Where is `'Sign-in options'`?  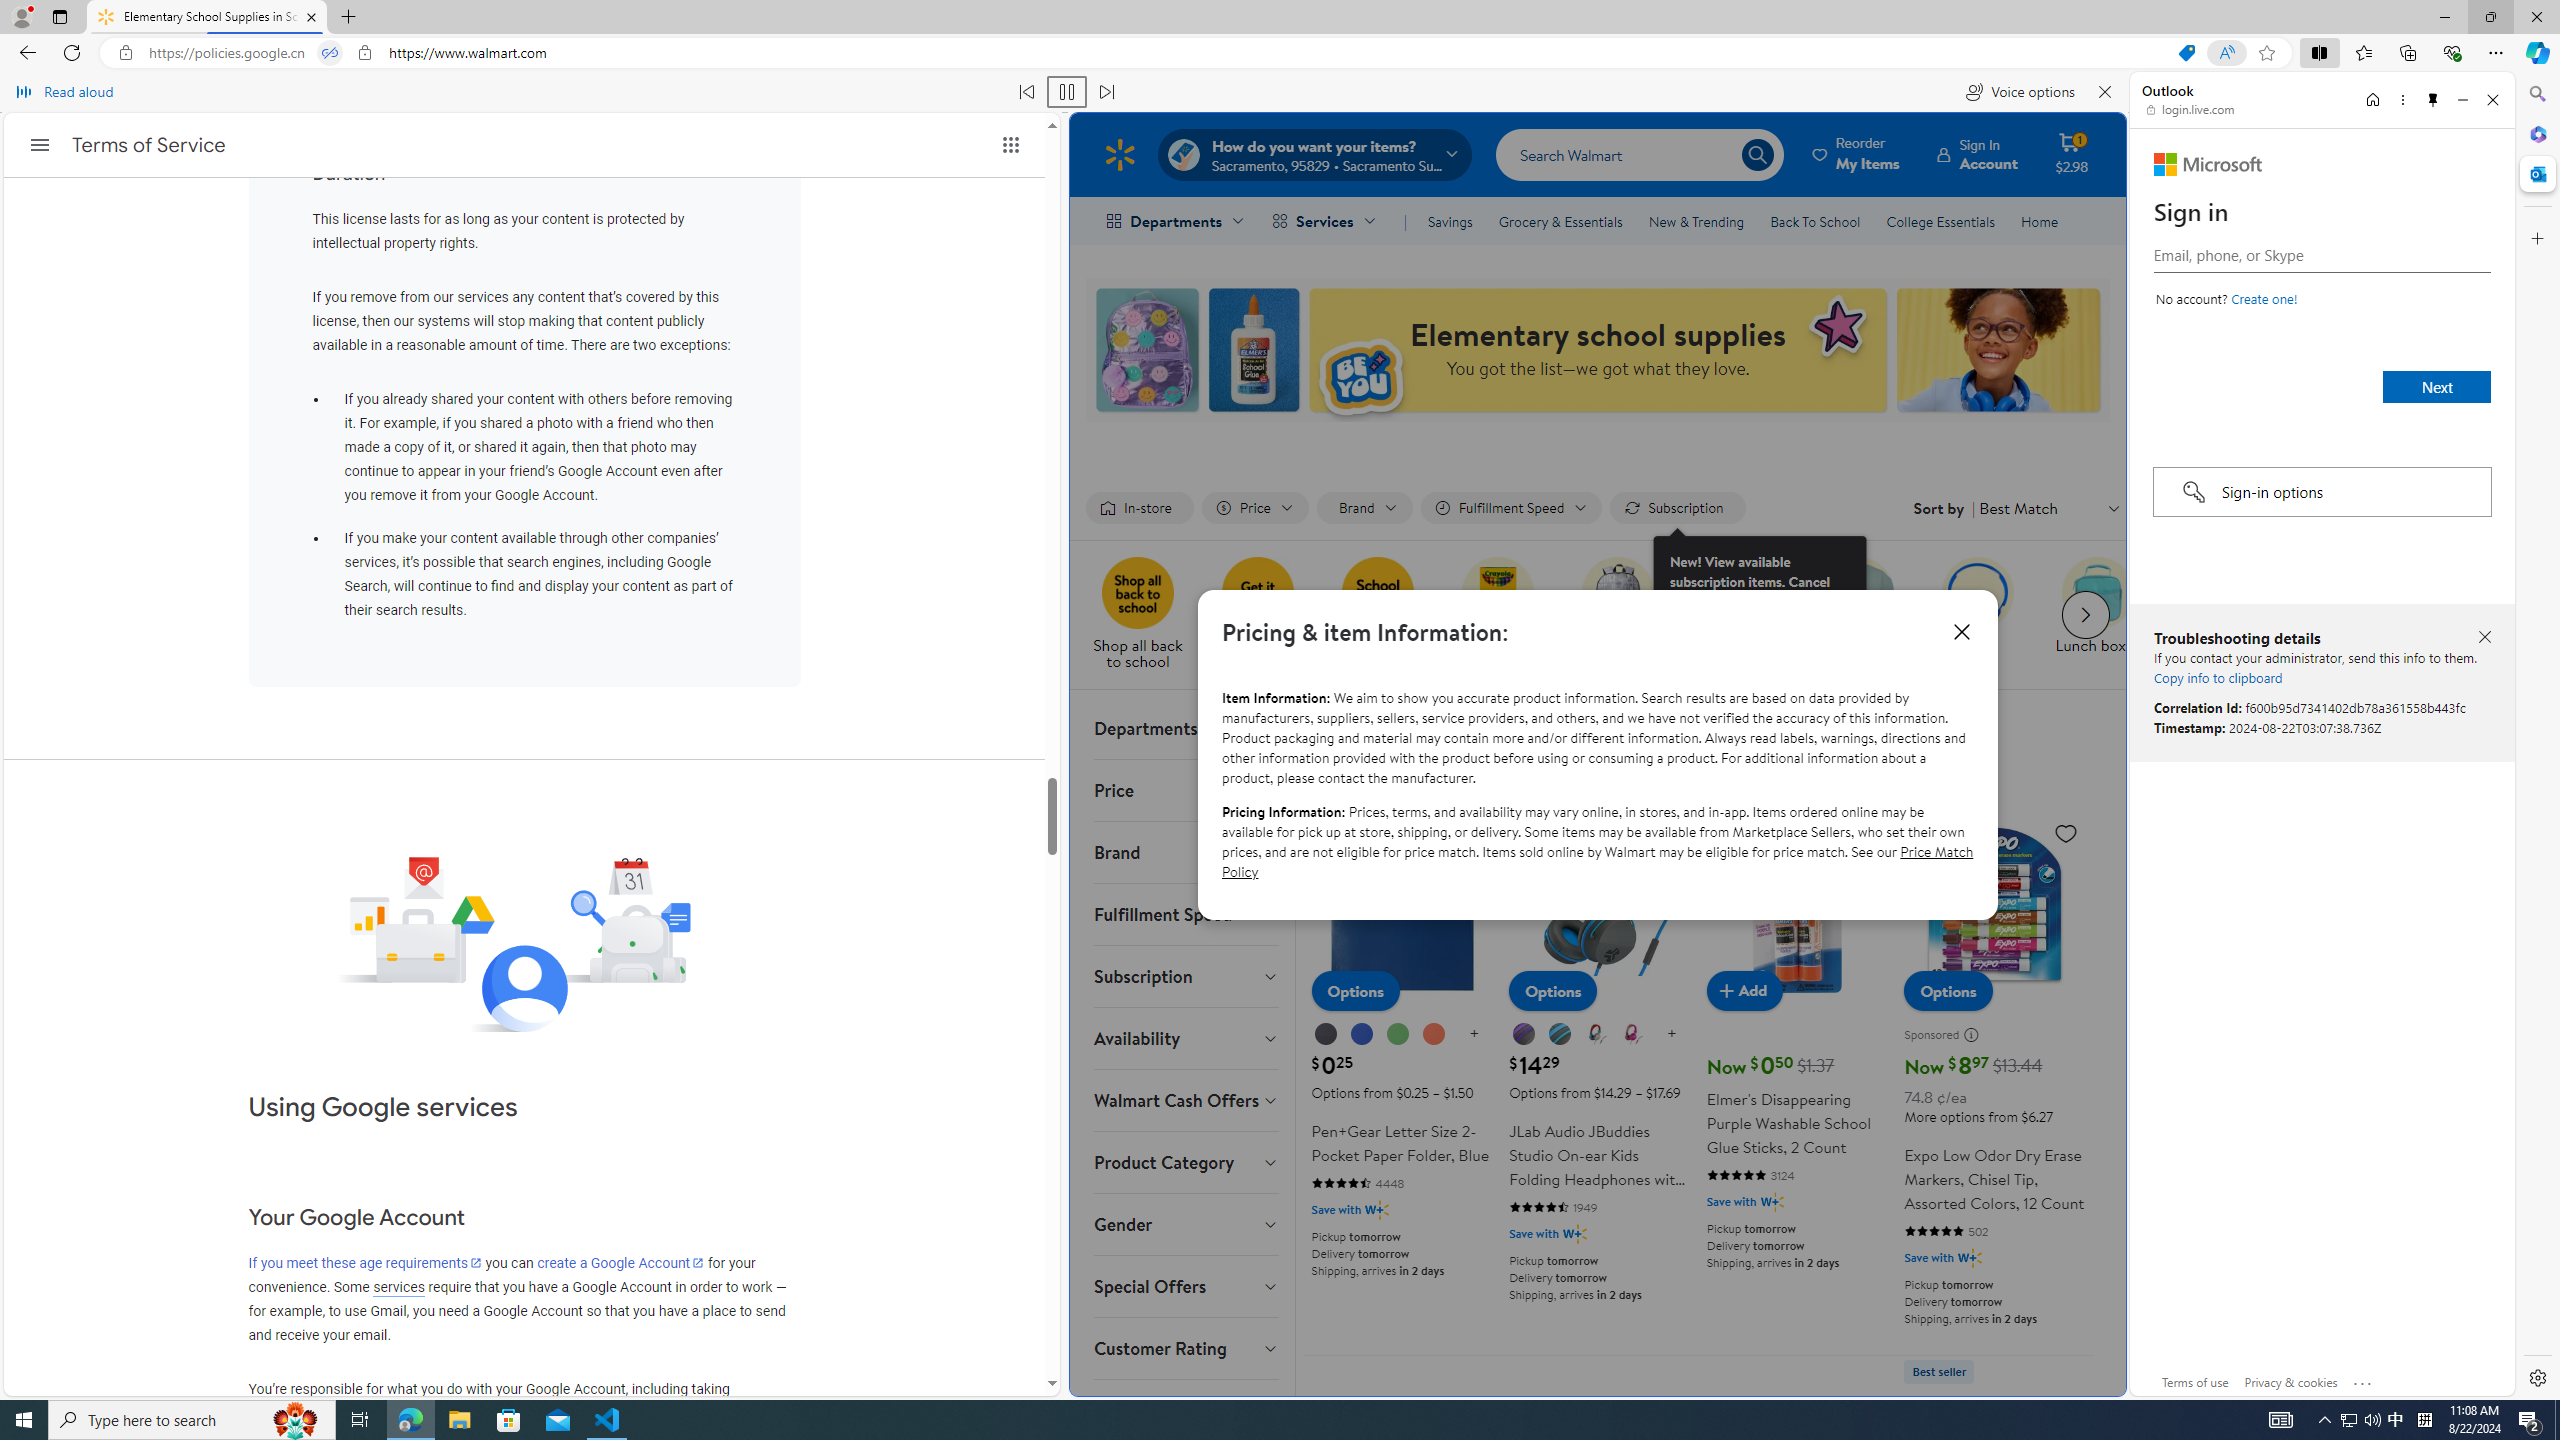 'Sign-in options' is located at coordinates (2320, 490).